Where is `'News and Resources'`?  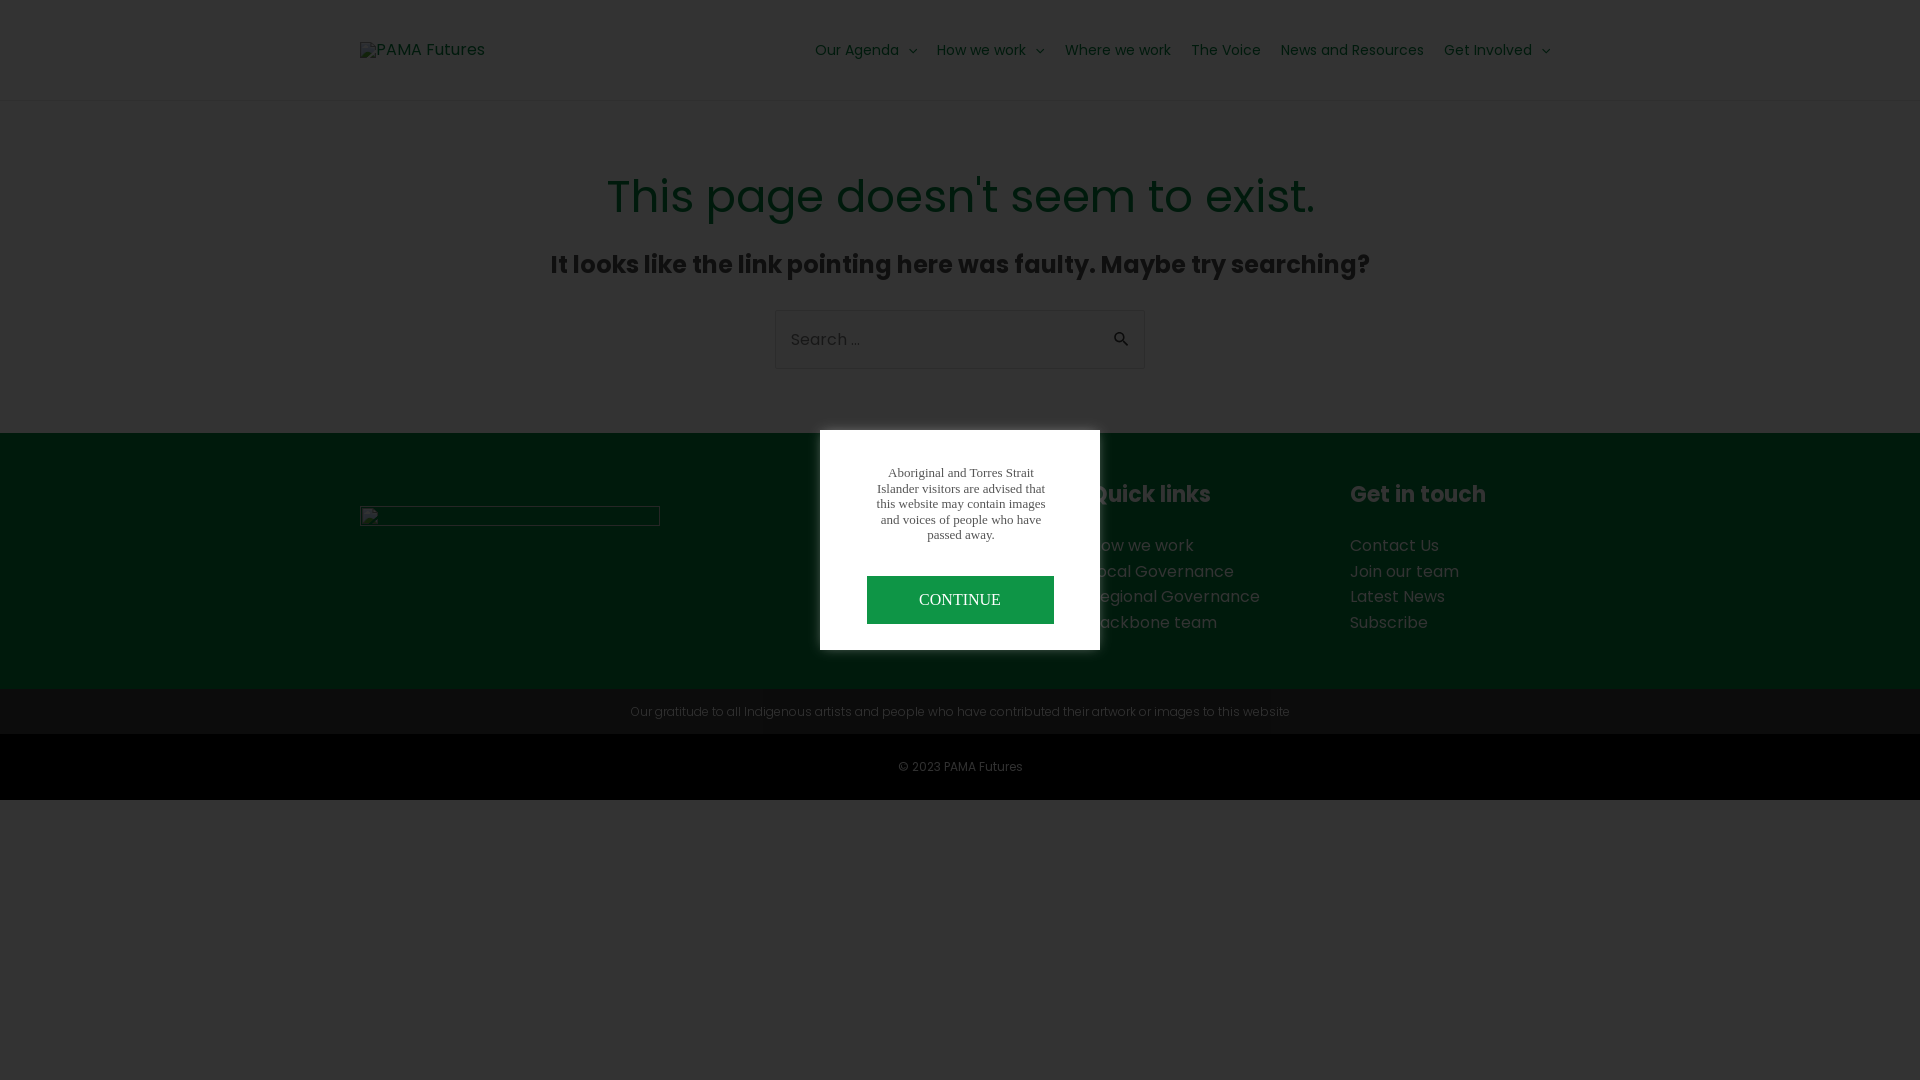 'News and Resources' is located at coordinates (1352, 49).